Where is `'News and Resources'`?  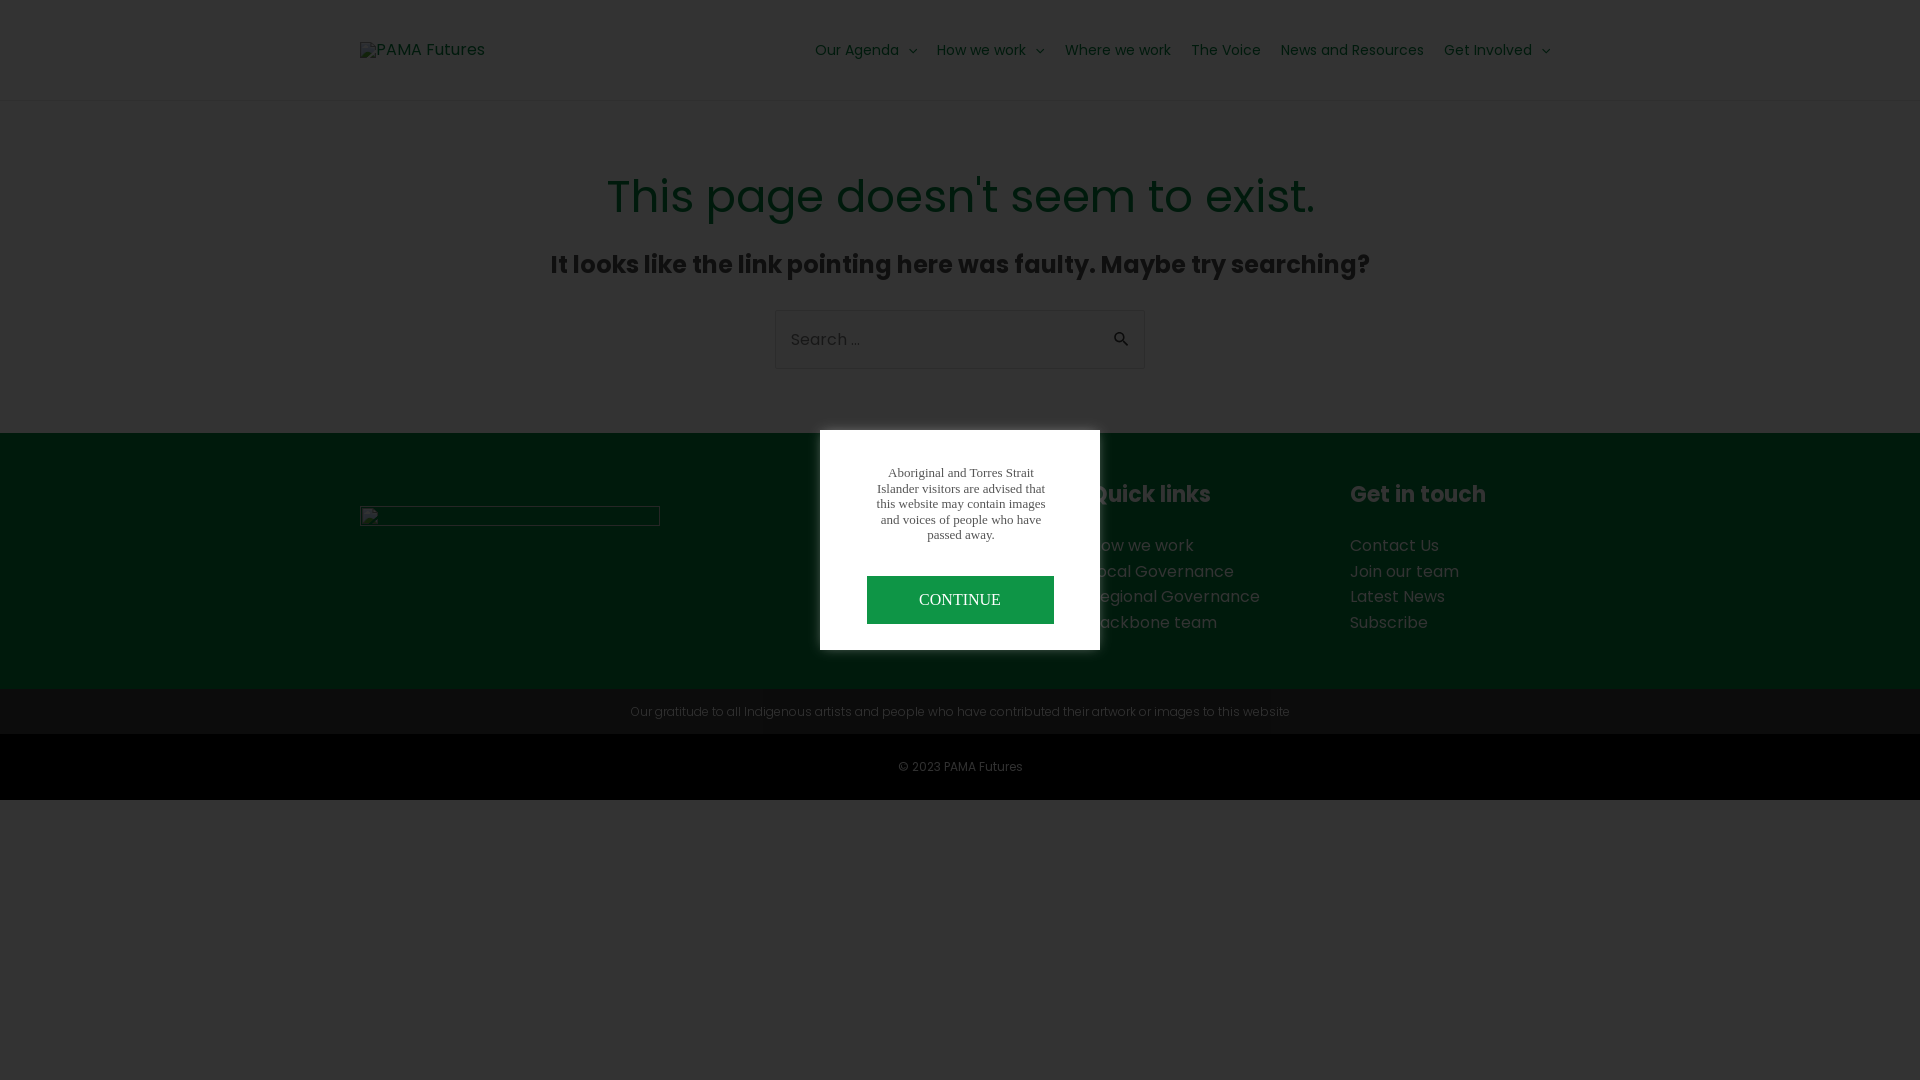 'News and Resources' is located at coordinates (1352, 49).